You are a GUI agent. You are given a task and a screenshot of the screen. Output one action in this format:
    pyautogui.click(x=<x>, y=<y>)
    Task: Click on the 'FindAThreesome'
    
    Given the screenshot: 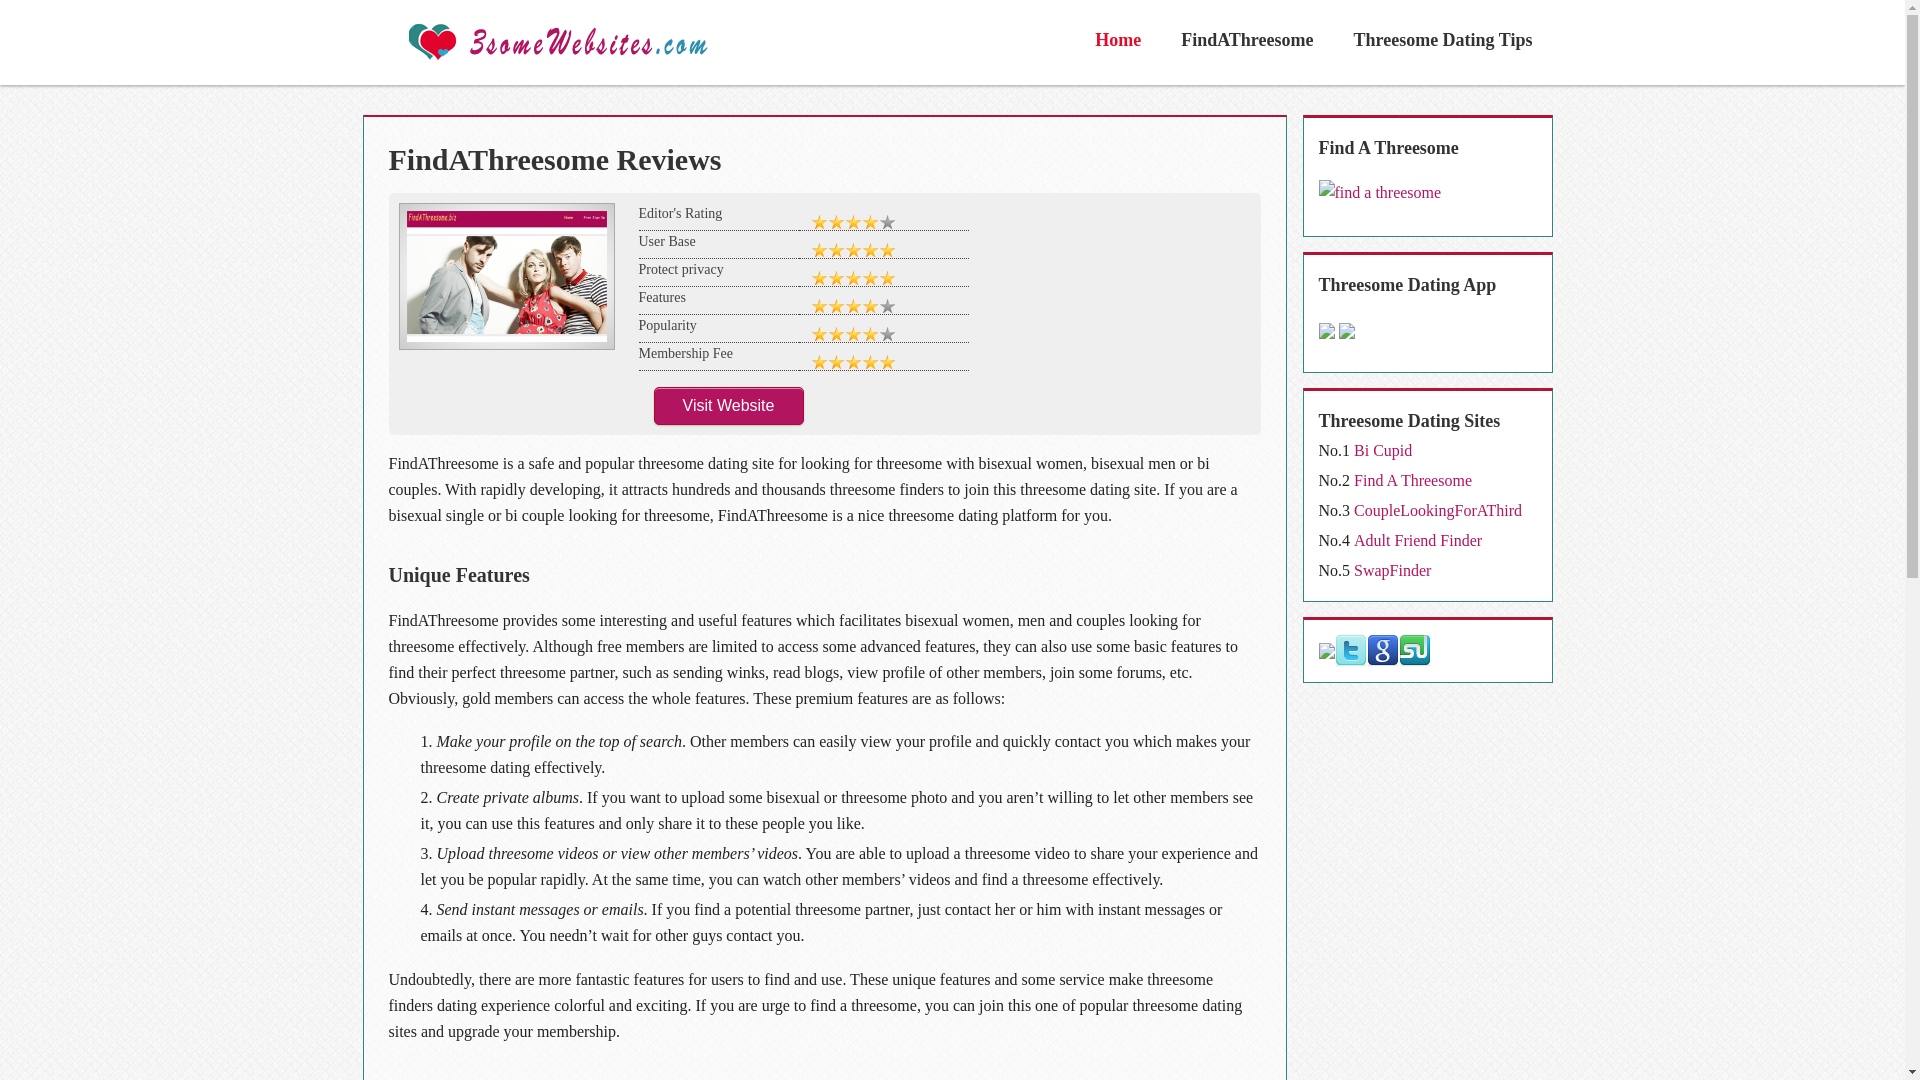 What is the action you would take?
    pyautogui.click(x=1246, y=39)
    